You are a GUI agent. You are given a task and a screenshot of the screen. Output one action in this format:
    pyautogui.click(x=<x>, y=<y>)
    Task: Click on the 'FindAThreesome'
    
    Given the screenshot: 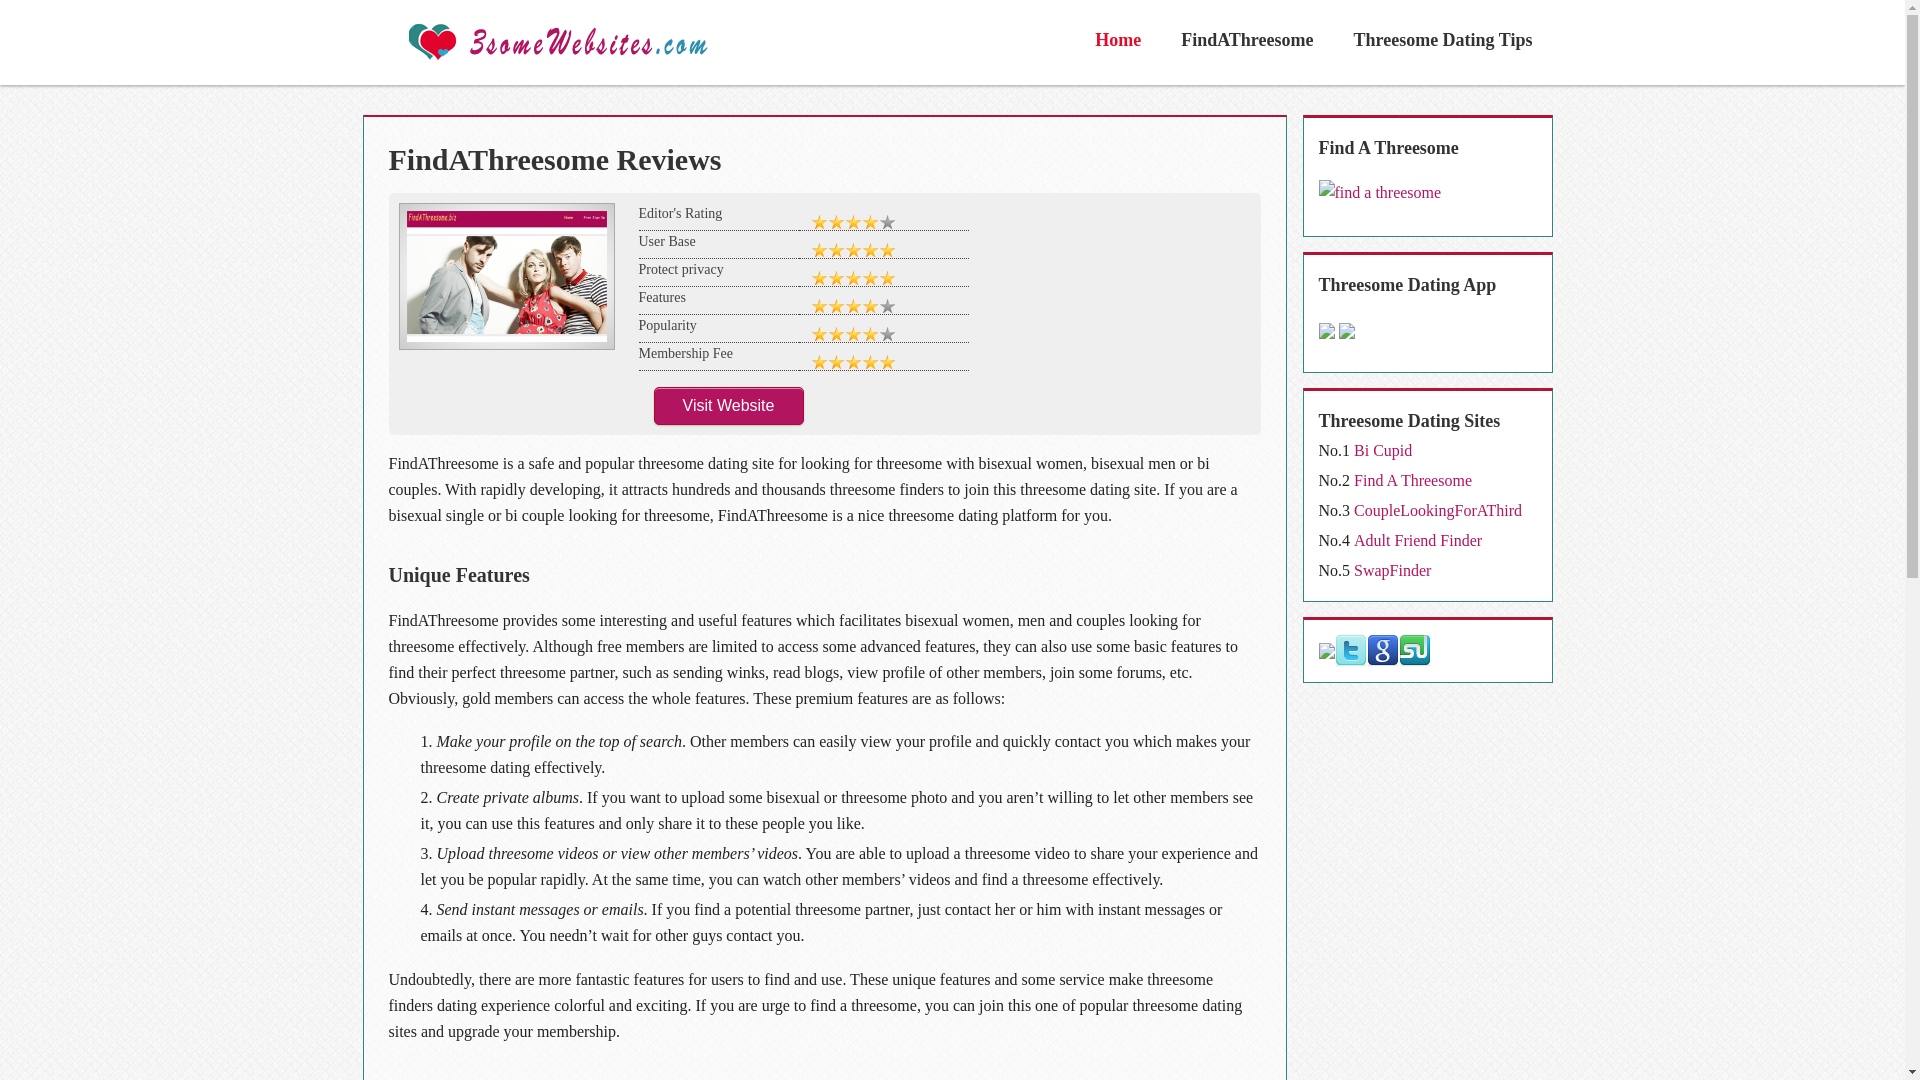 What is the action you would take?
    pyautogui.click(x=1246, y=39)
    